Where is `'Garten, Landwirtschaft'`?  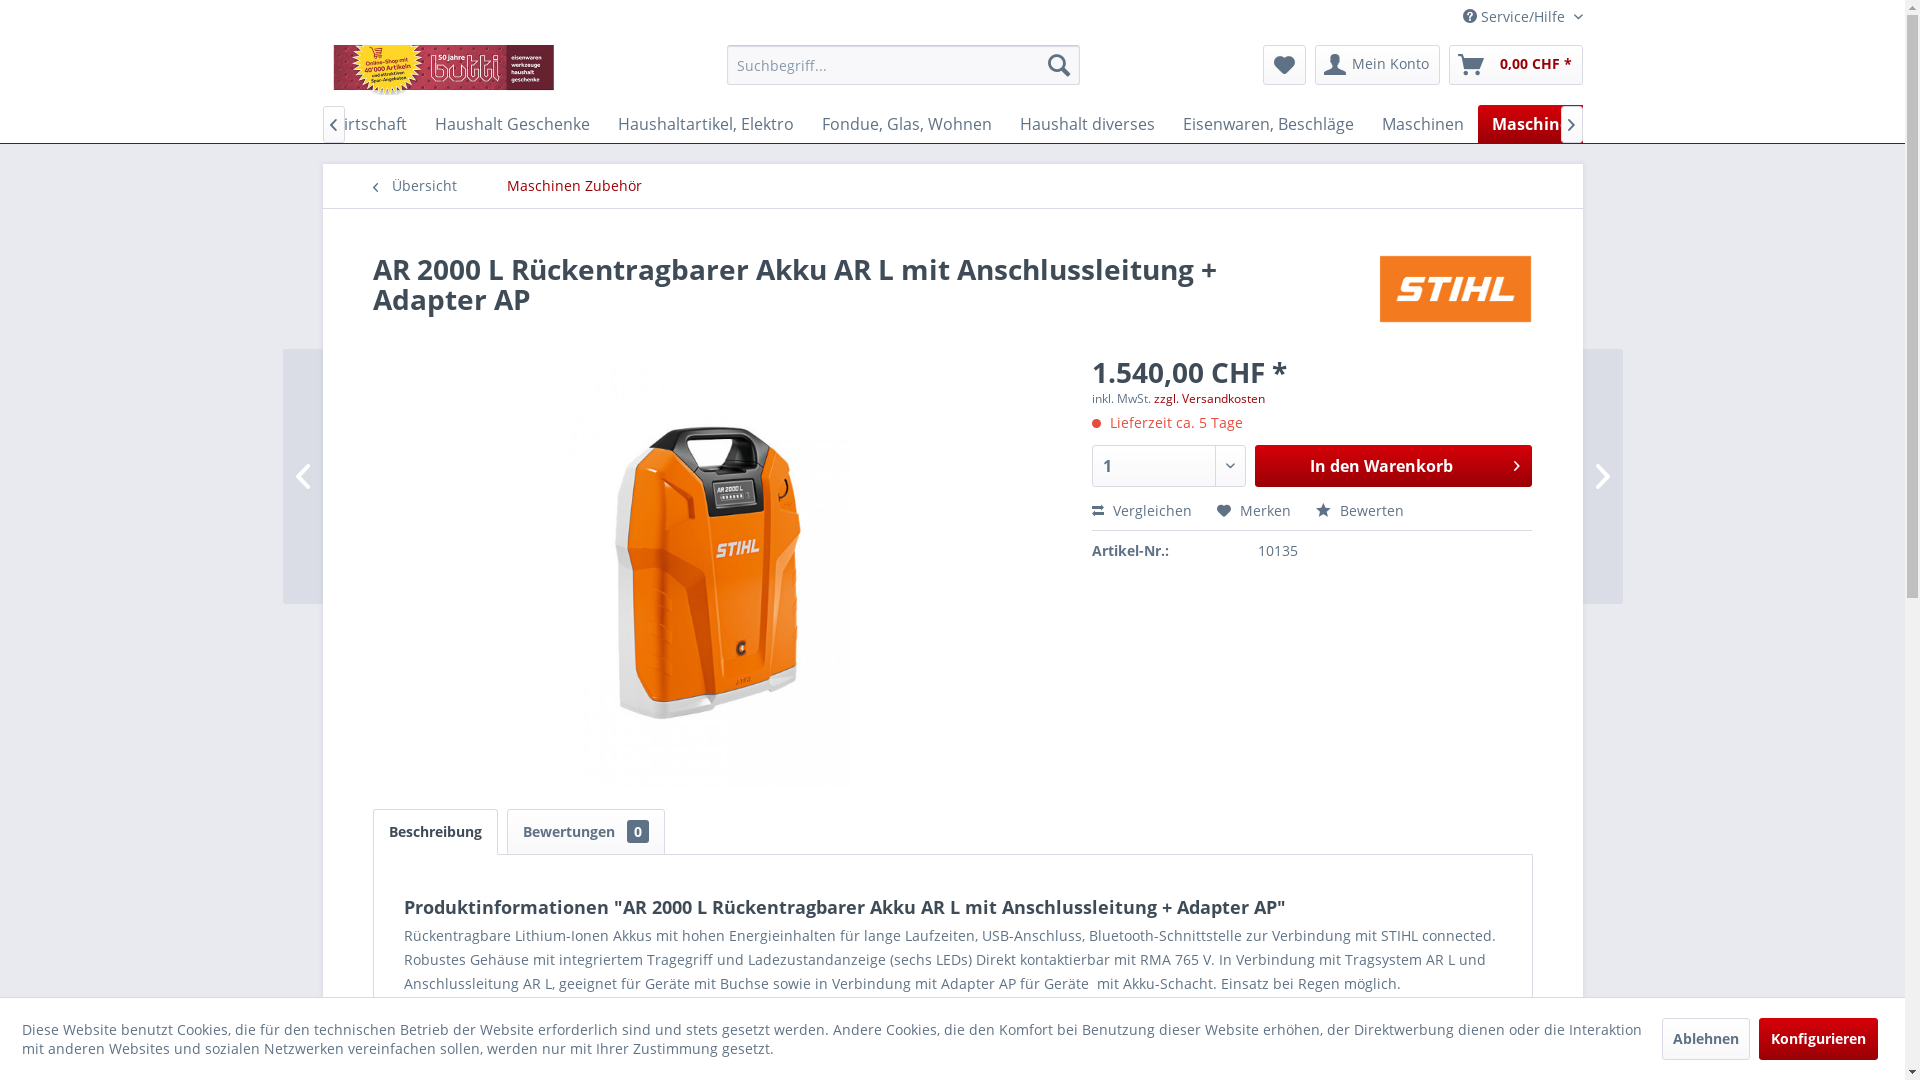 'Garten, Landwirtschaft' is located at coordinates (320, 123).